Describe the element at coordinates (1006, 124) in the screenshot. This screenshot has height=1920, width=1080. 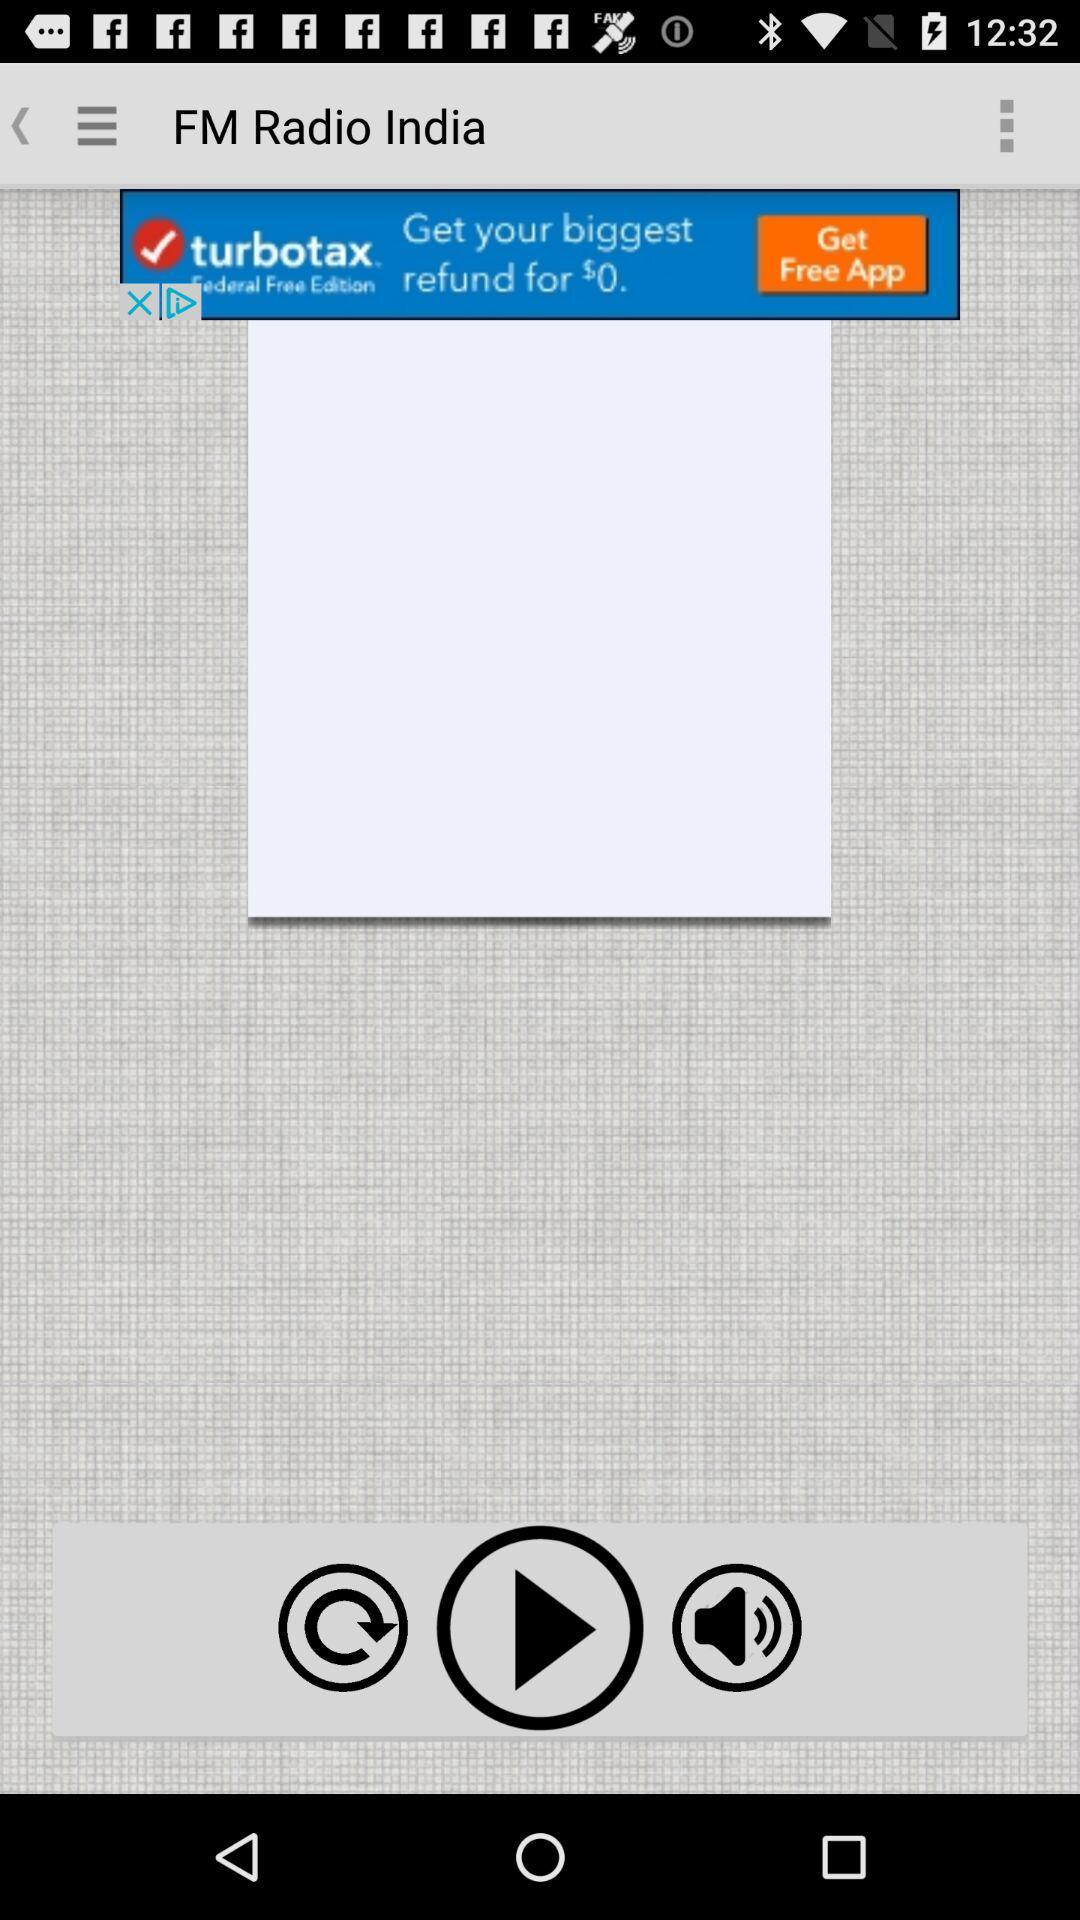
I see `the item next to fm radio india` at that location.